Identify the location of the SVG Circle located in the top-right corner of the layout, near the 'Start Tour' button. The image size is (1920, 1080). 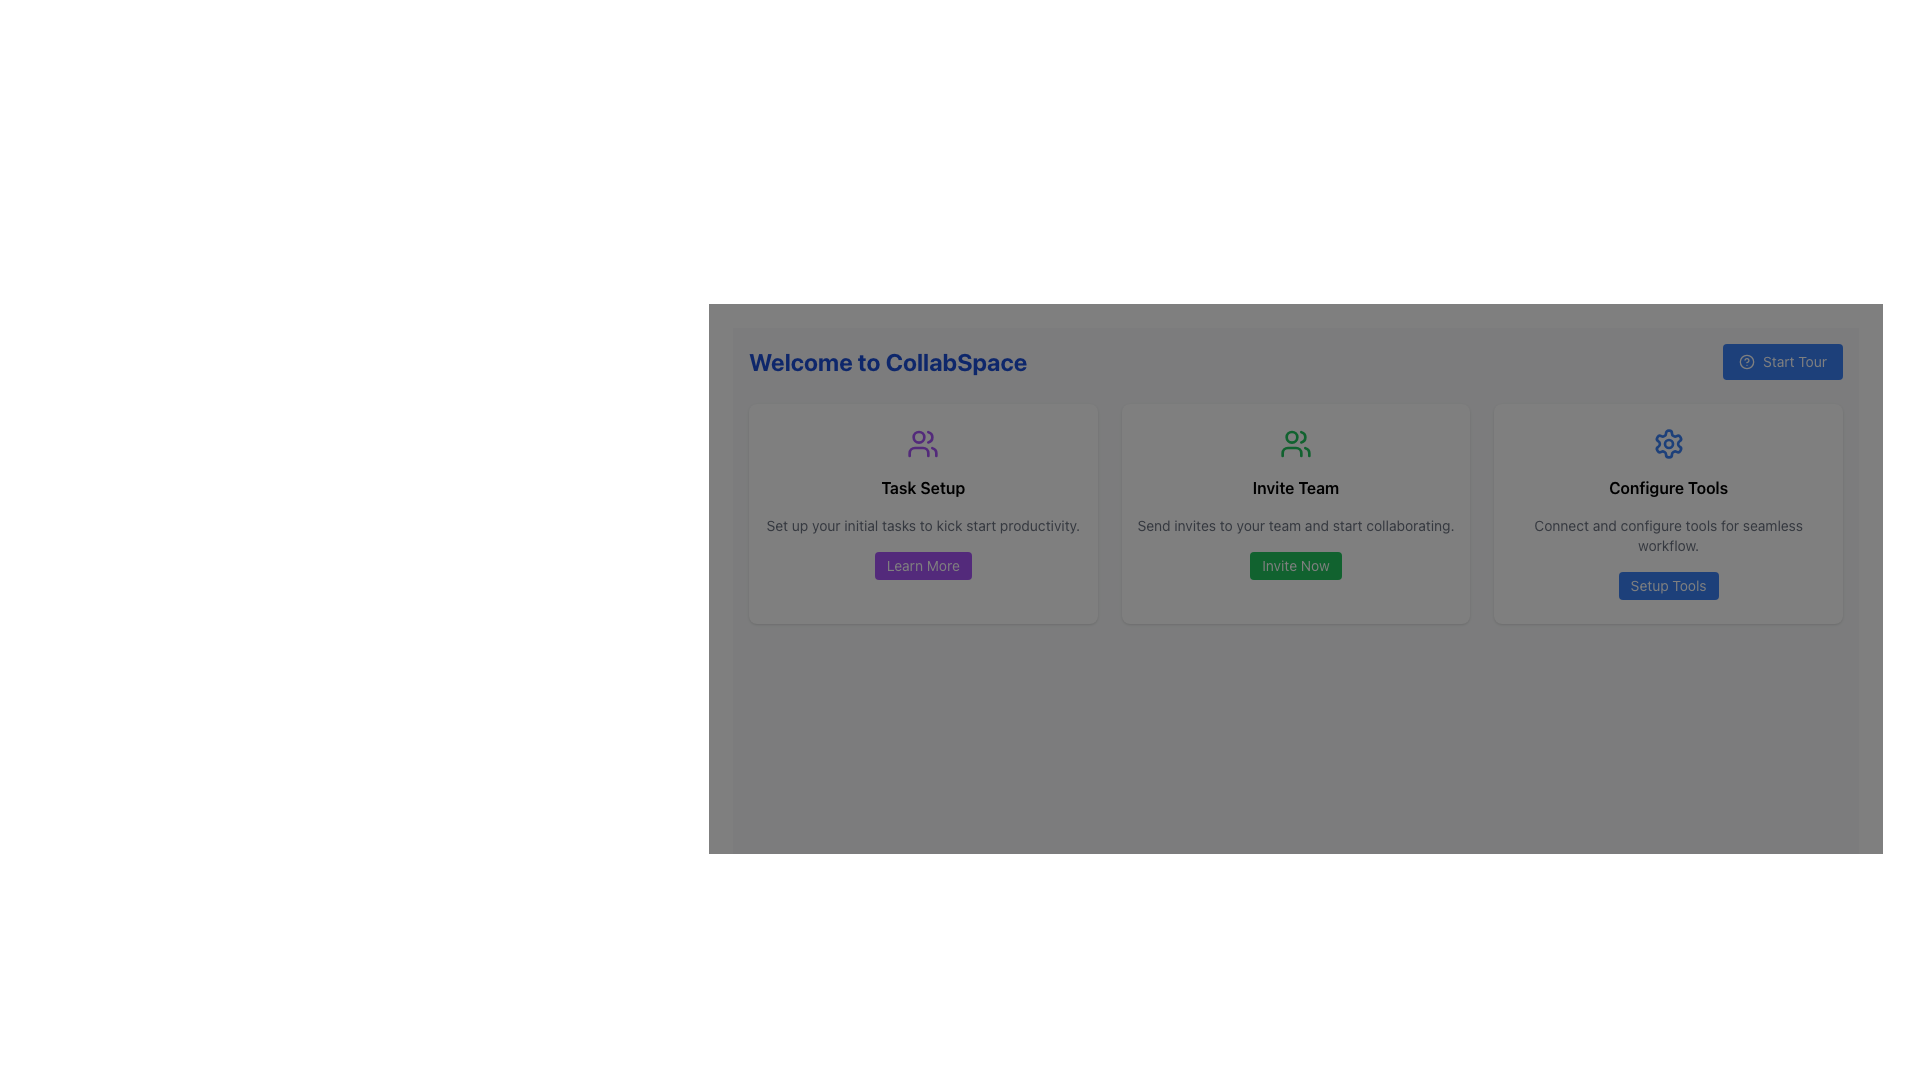
(1746, 362).